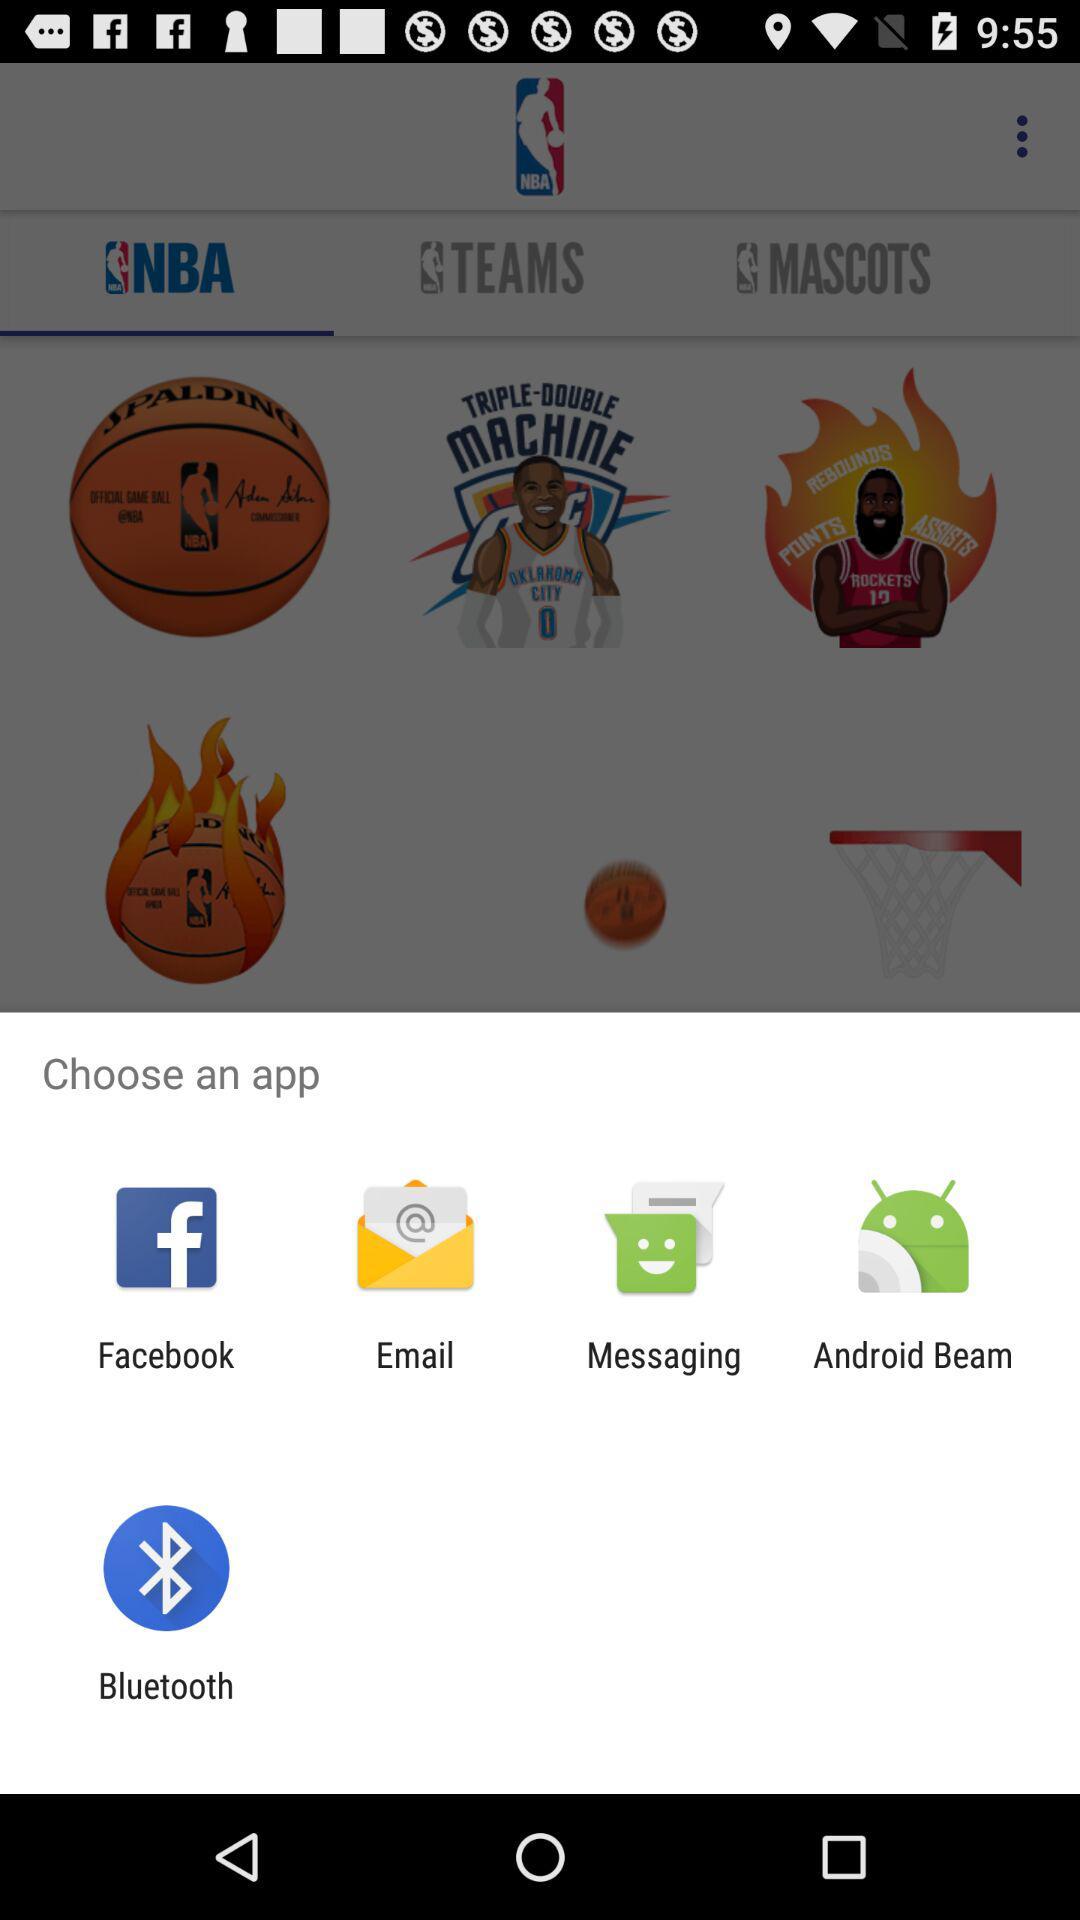 The image size is (1080, 1920). Describe the element at coordinates (913, 1374) in the screenshot. I see `the app next to the messaging app` at that location.